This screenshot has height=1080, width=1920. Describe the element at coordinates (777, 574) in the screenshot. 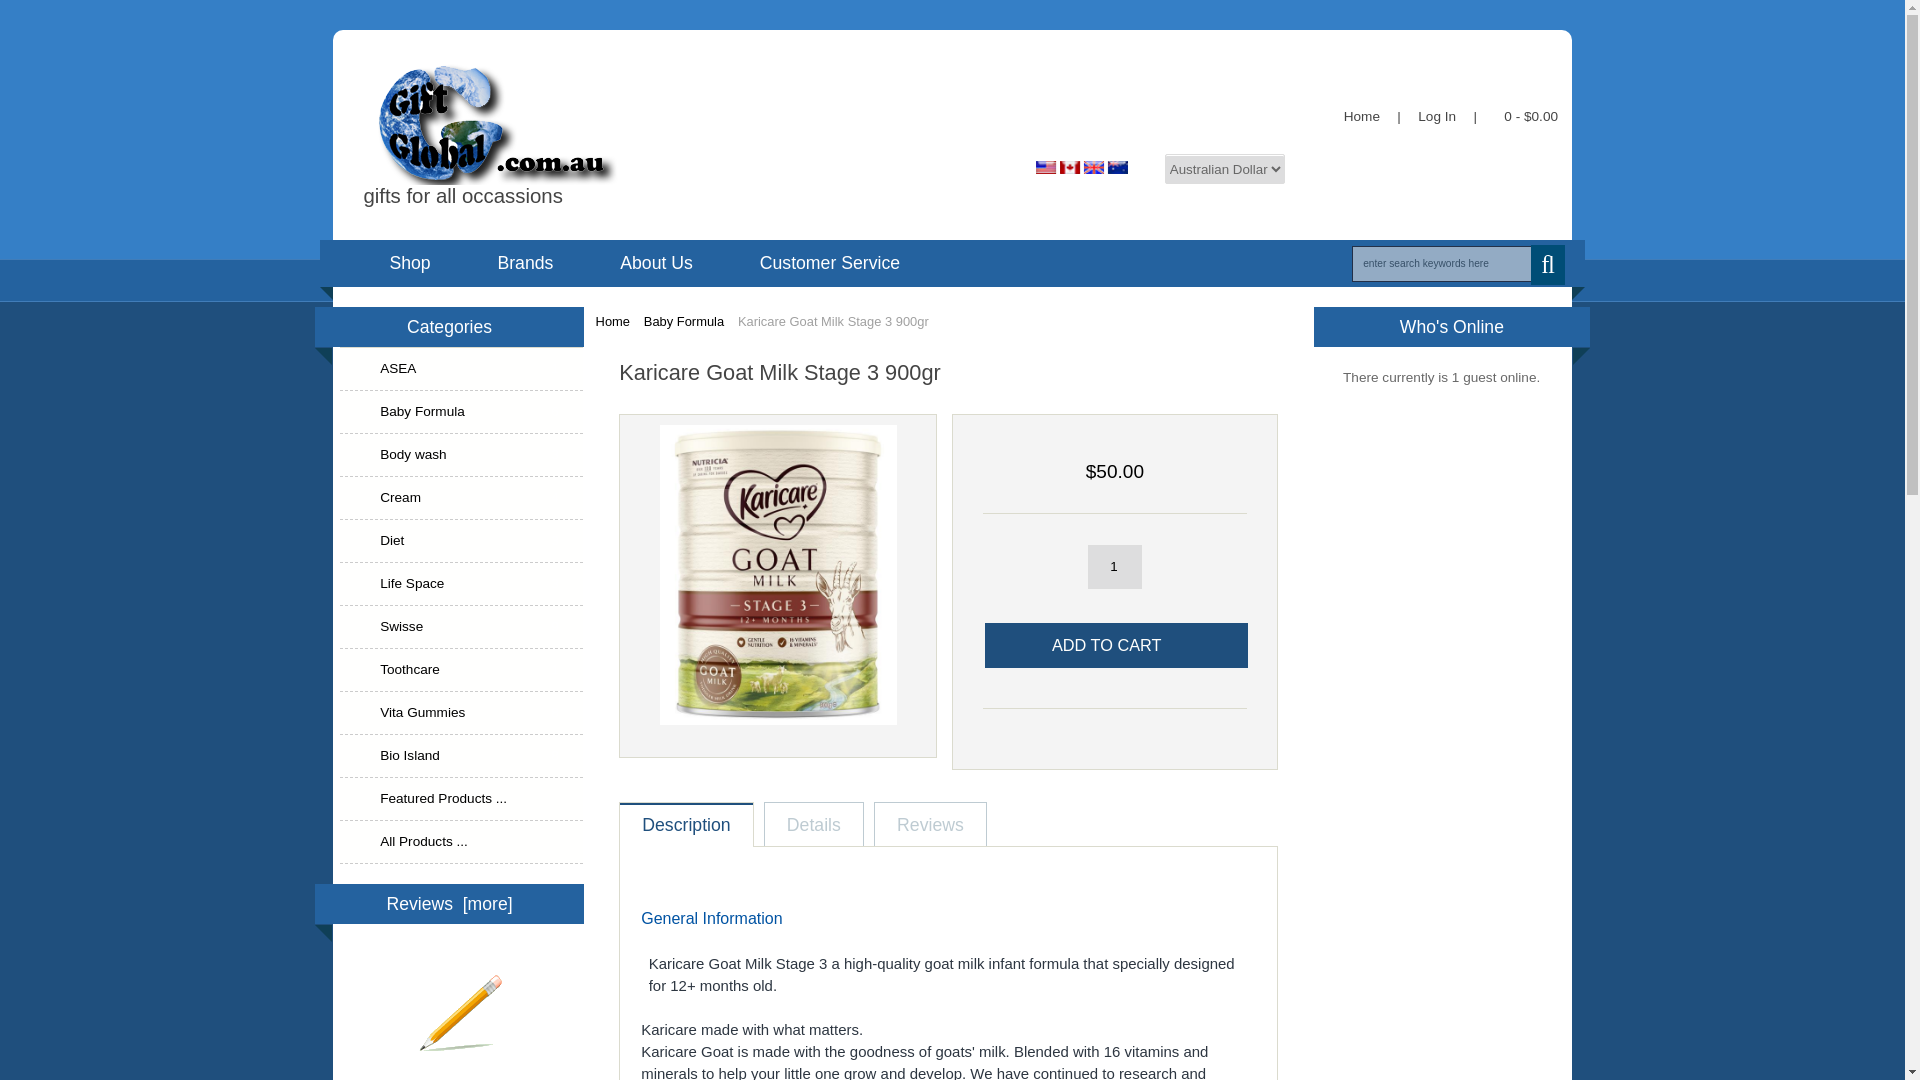

I see `' Karicare Goat Milk Stage 3 900gr '` at that location.